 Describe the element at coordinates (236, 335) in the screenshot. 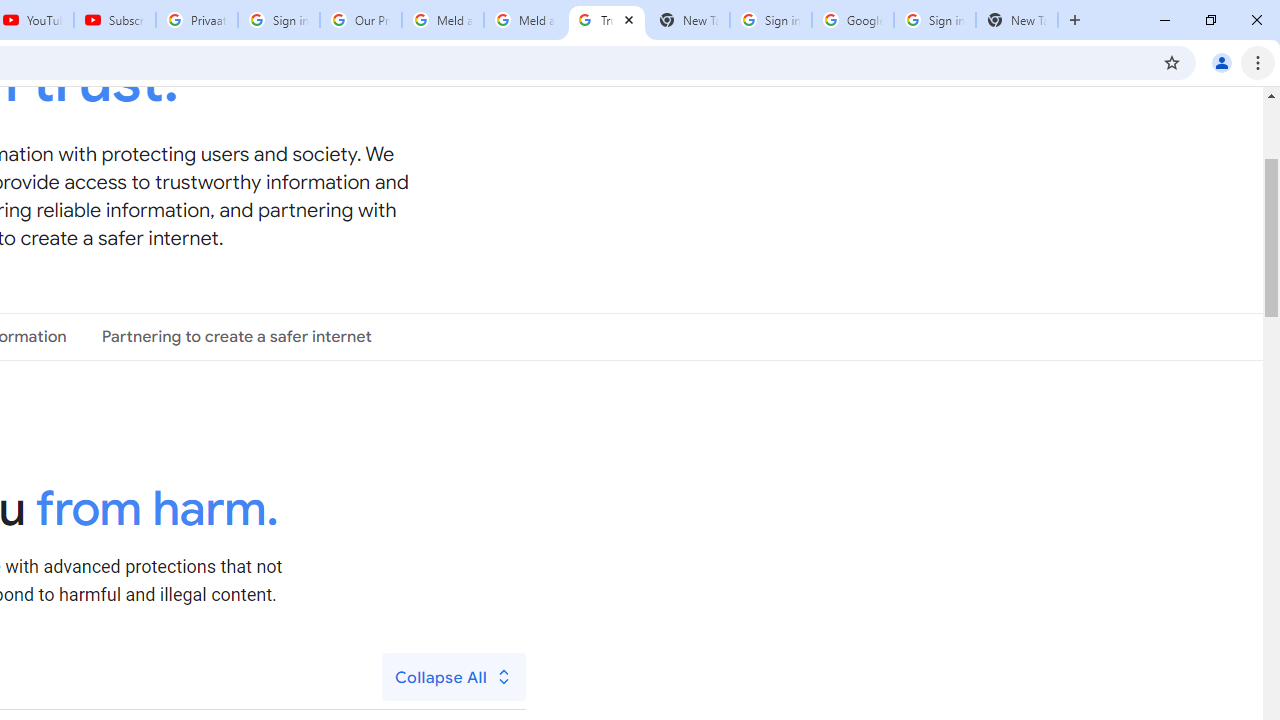

I see `'Partnering to create a safer internet'` at that location.